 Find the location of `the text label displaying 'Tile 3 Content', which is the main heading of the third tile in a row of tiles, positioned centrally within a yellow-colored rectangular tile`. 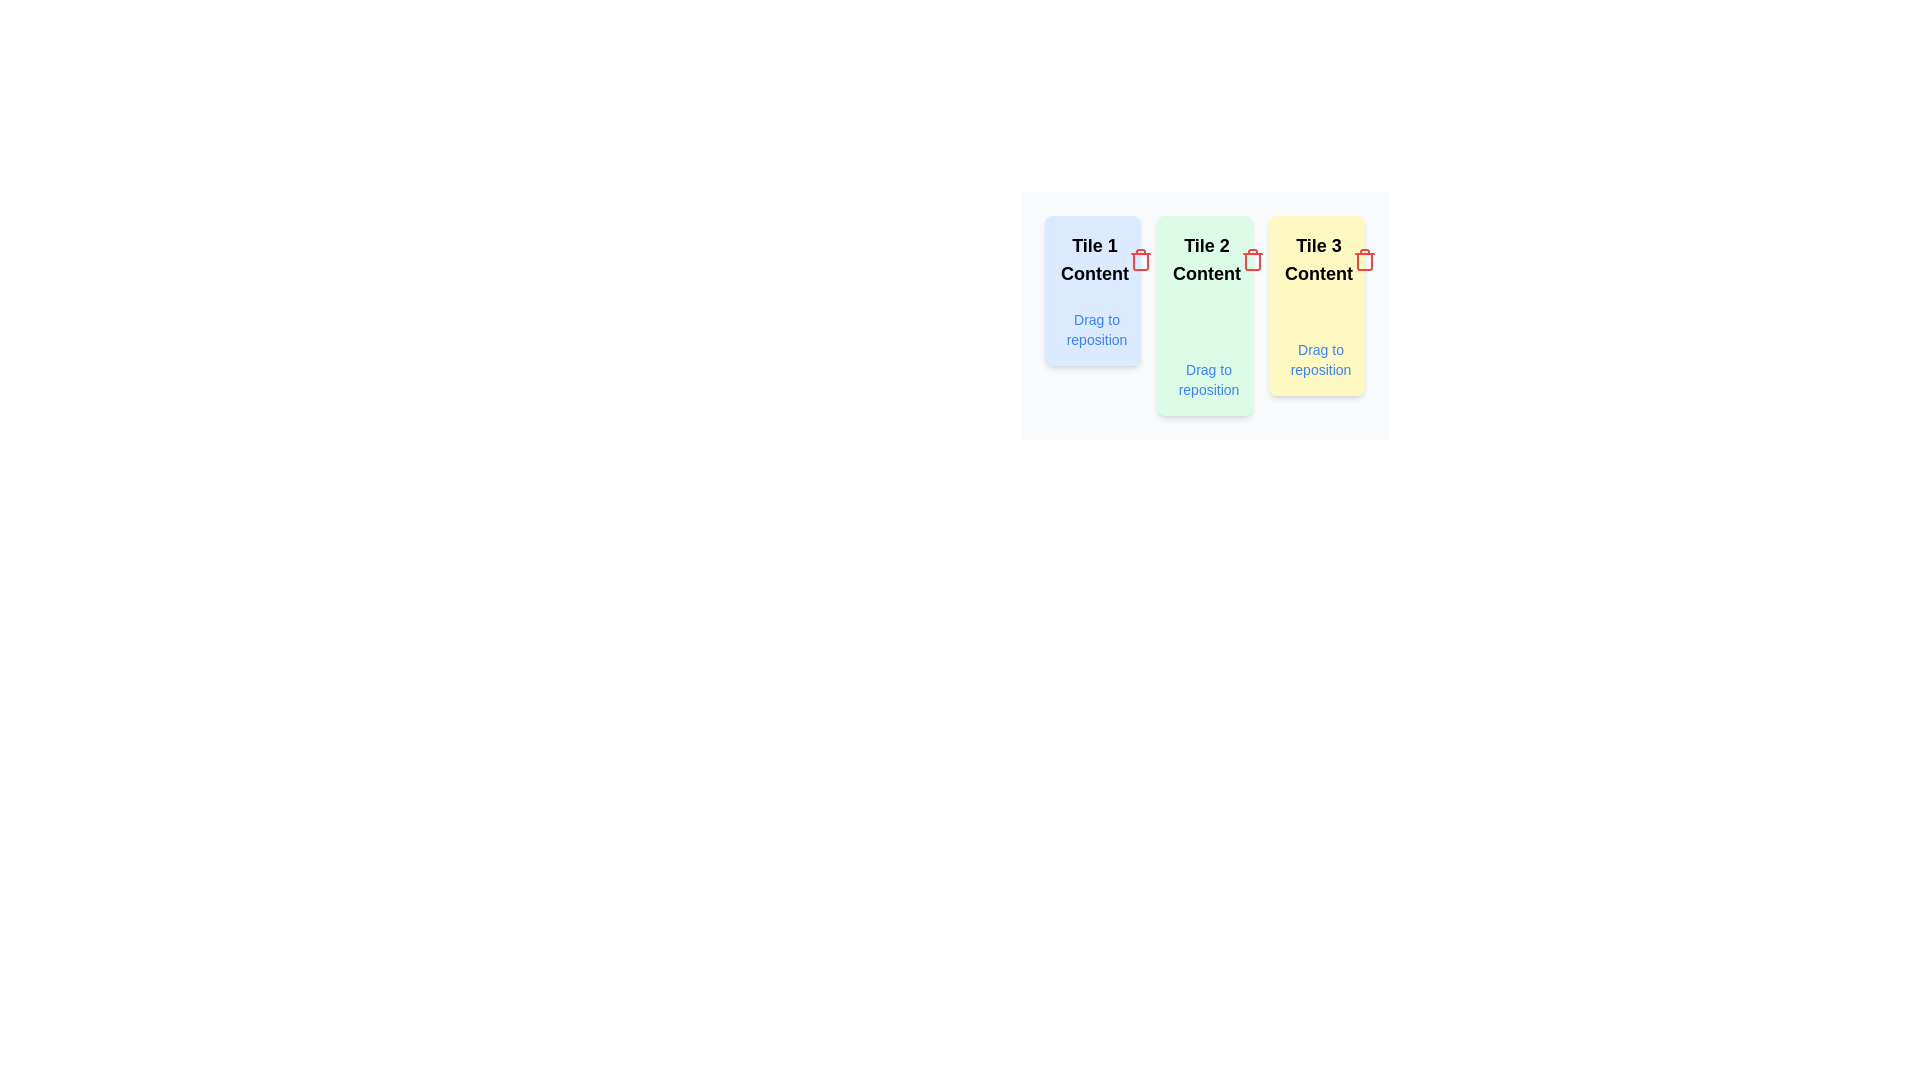

the text label displaying 'Tile 3 Content', which is the main heading of the third tile in a row of tiles, positioned centrally within a yellow-colored rectangular tile is located at coordinates (1319, 258).